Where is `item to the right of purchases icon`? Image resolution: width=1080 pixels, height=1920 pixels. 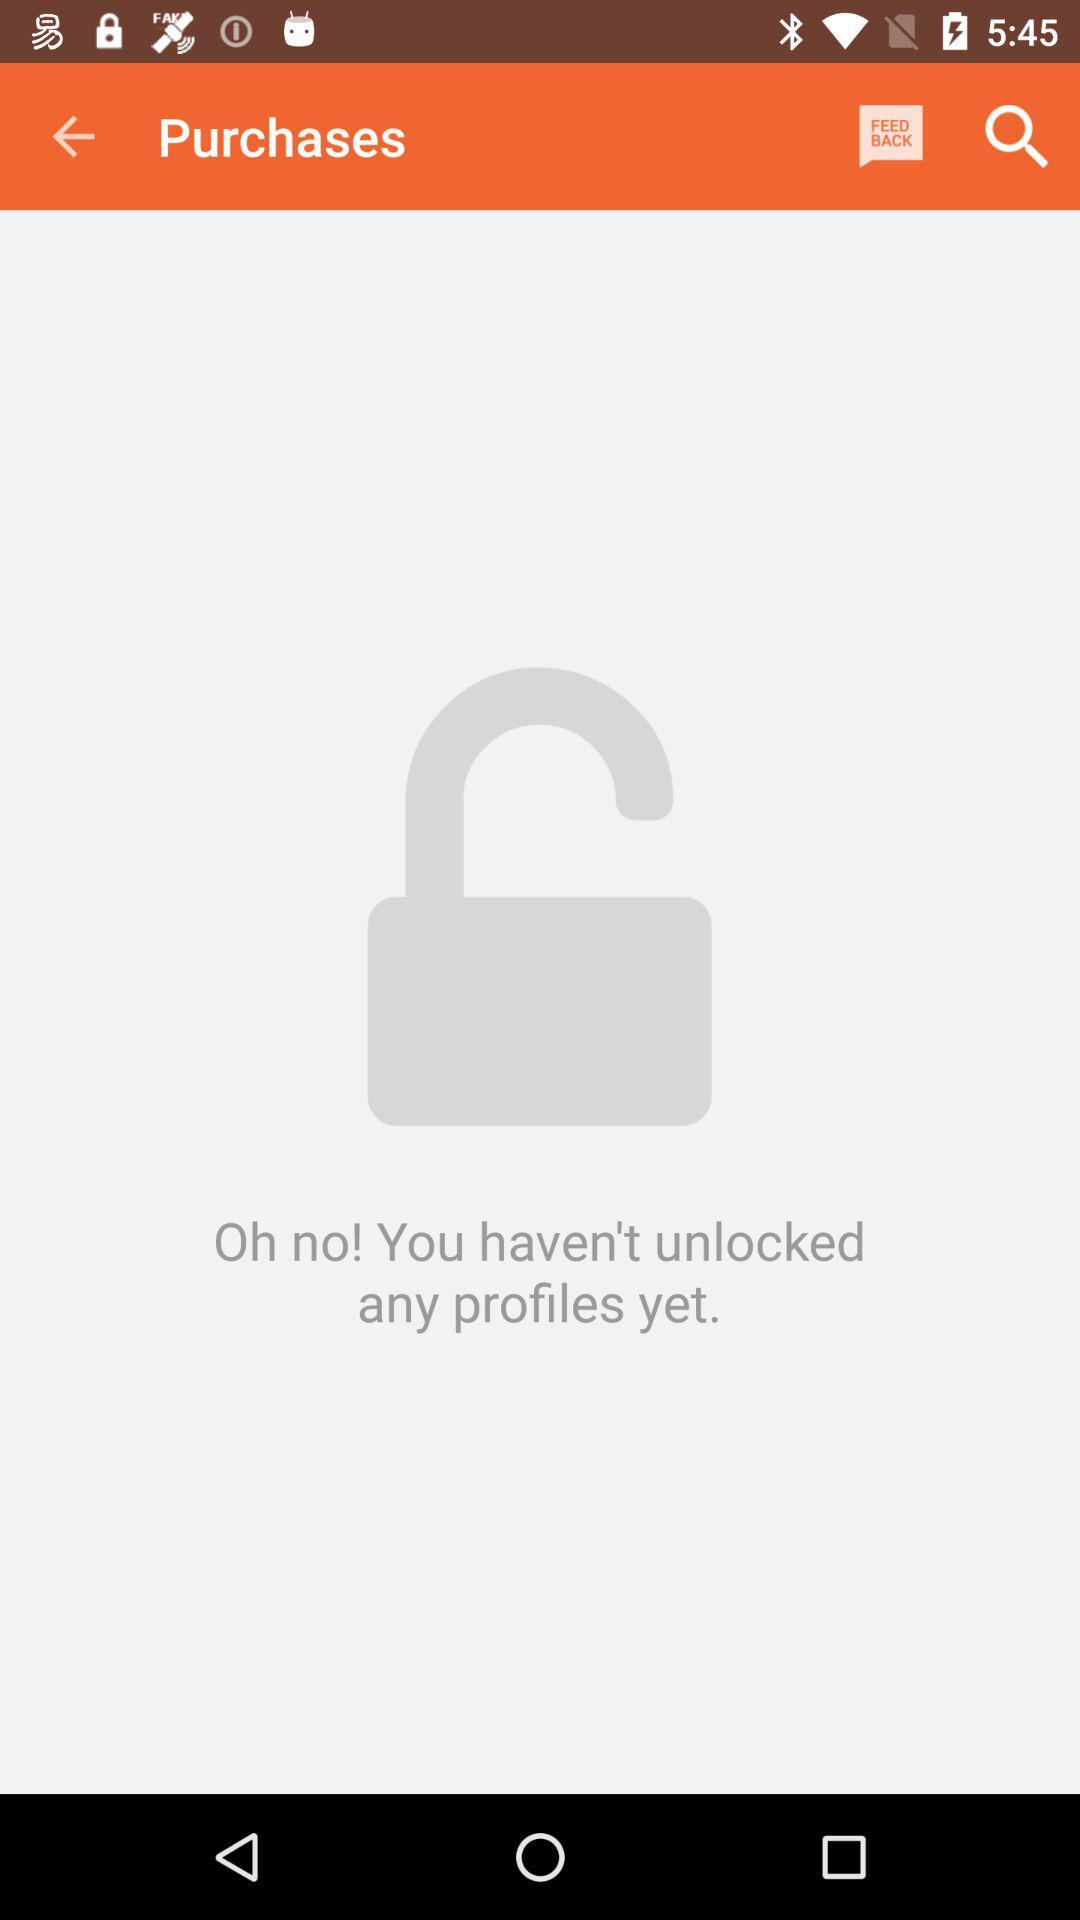
item to the right of purchases icon is located at coordinates (890, 135).